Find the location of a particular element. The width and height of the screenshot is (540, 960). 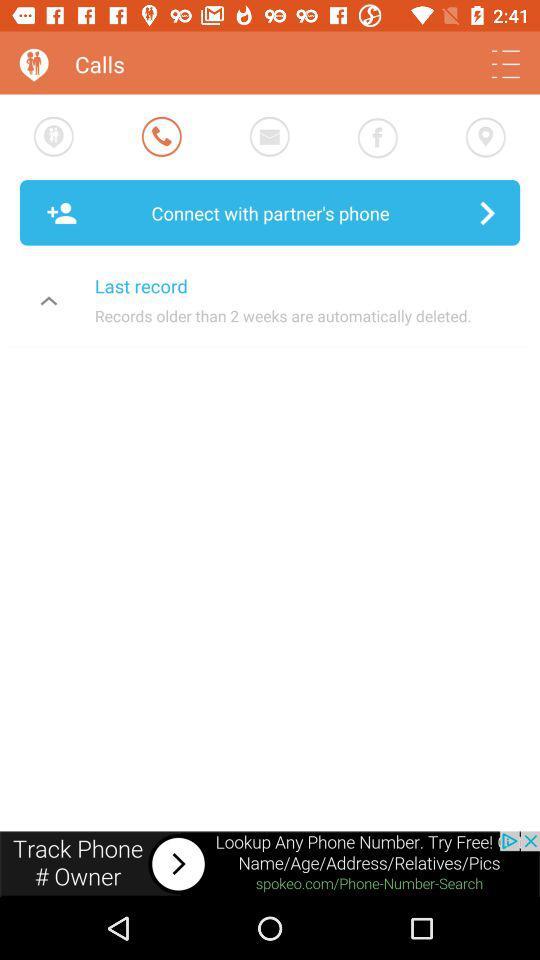

click for list is located at coordinates (504, 64).